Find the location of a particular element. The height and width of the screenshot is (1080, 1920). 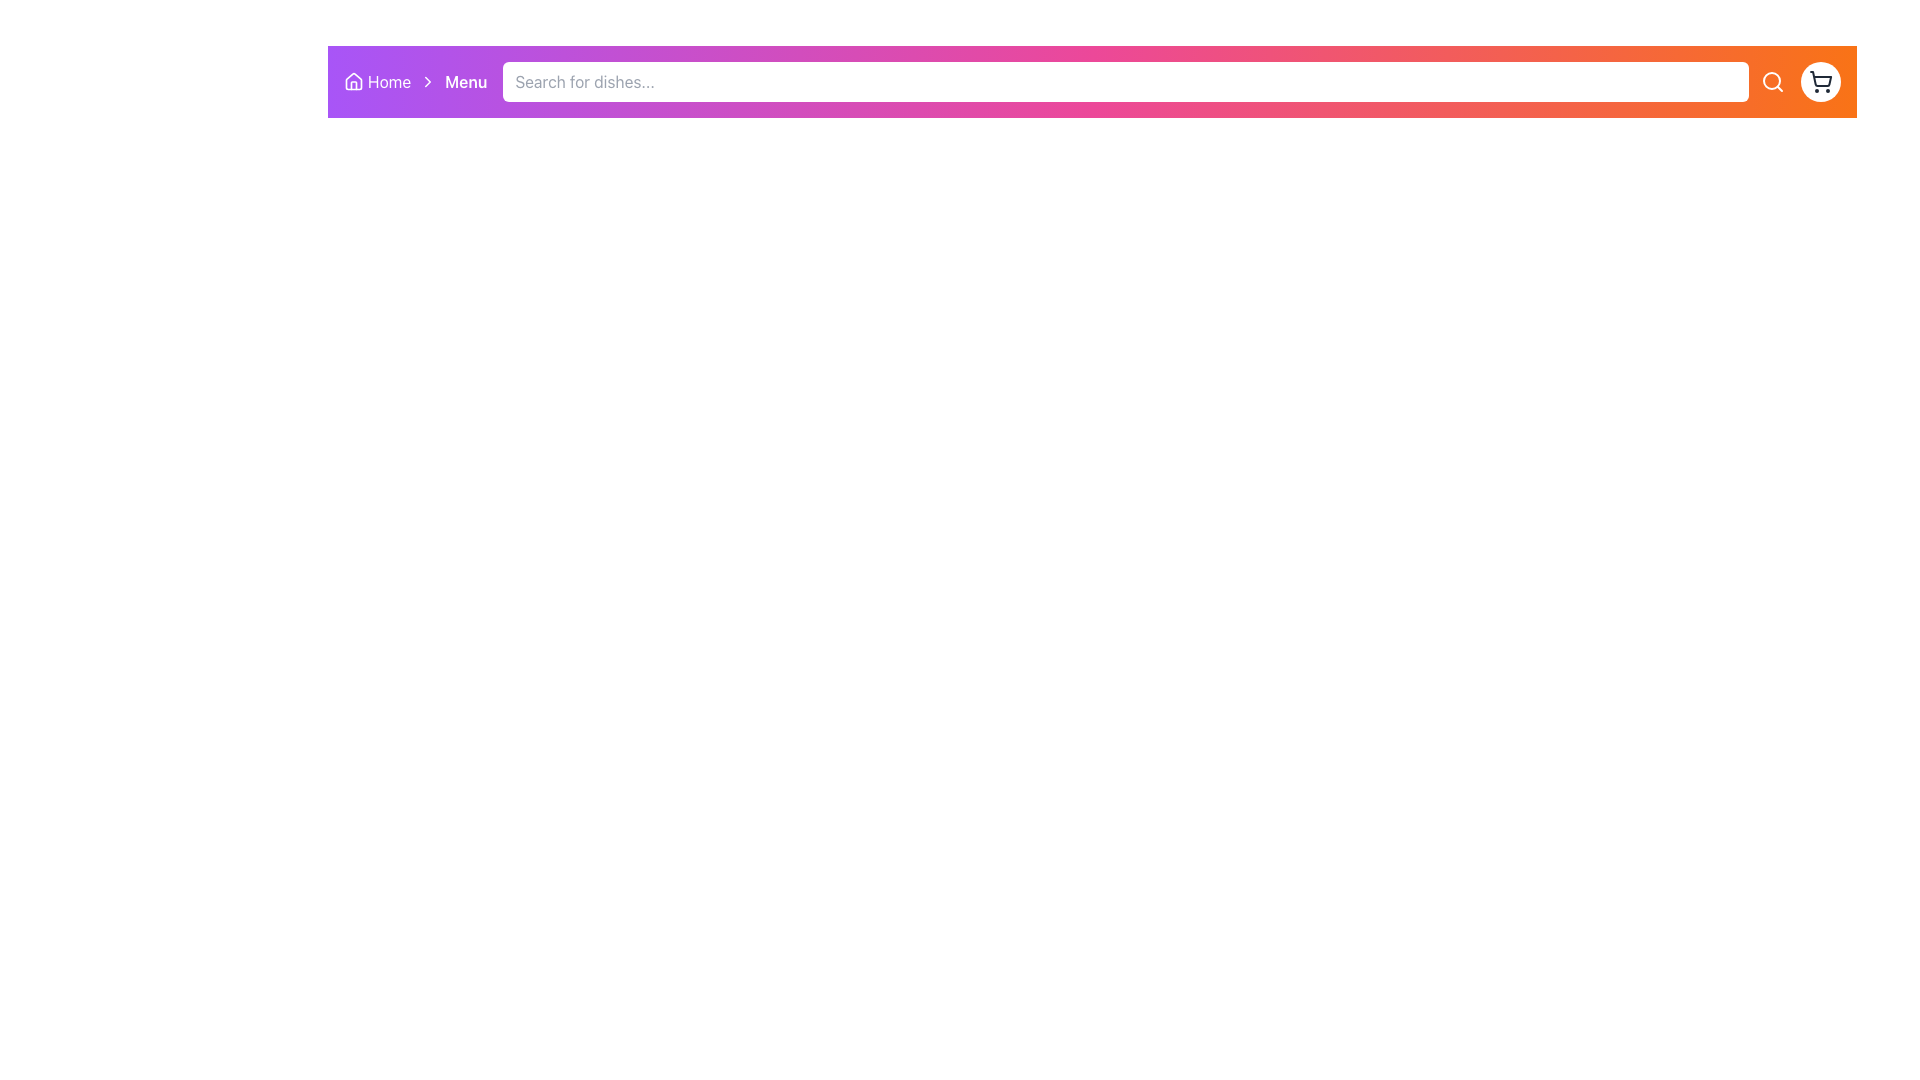

the 'Menu' text label, which is a bold, white sans-serif label located in the breadcrumb navigation bar, immediately after the 'Home' link and the chevron icon is located at coordinates (465, 80).